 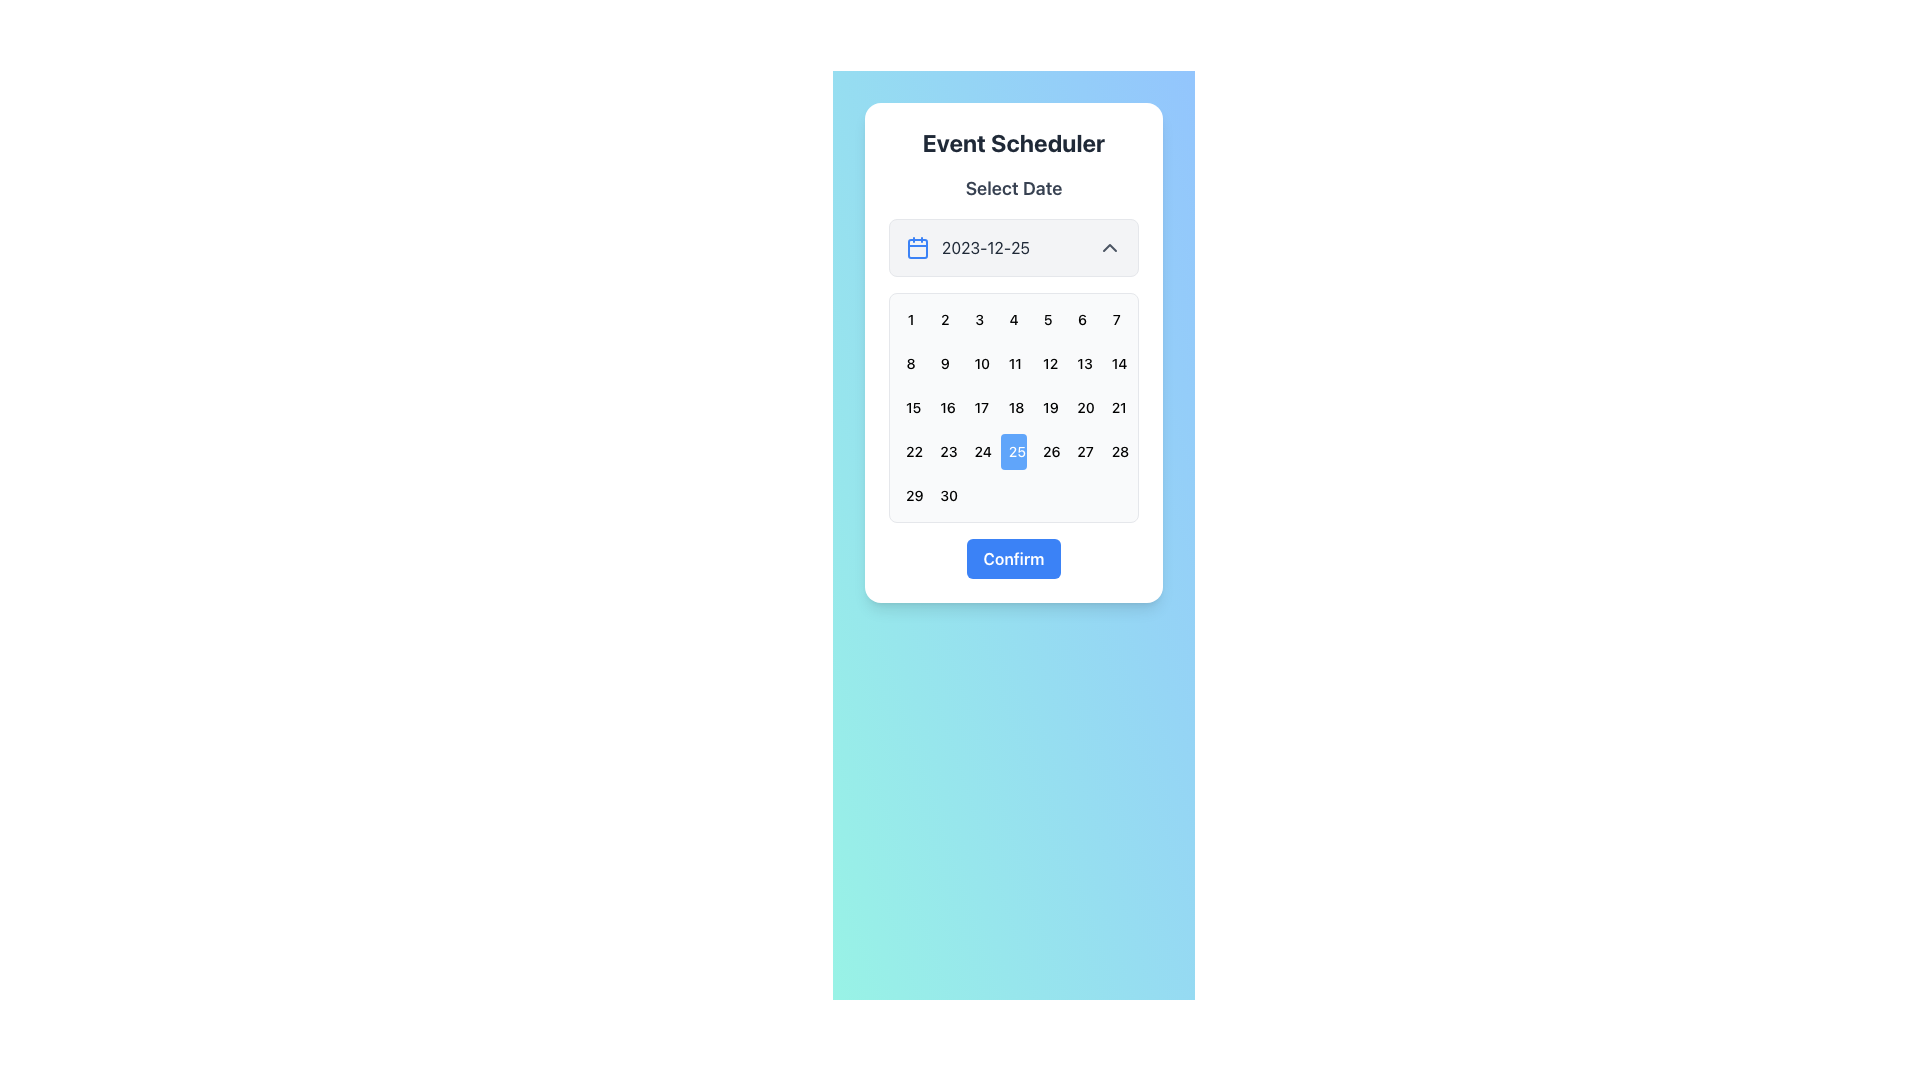 What do you see at coordinates (1081, 363) in the screenshot?
I see `the date selection button located in the third column and second row of the calendar grid` at bounding box center [1081, 363].